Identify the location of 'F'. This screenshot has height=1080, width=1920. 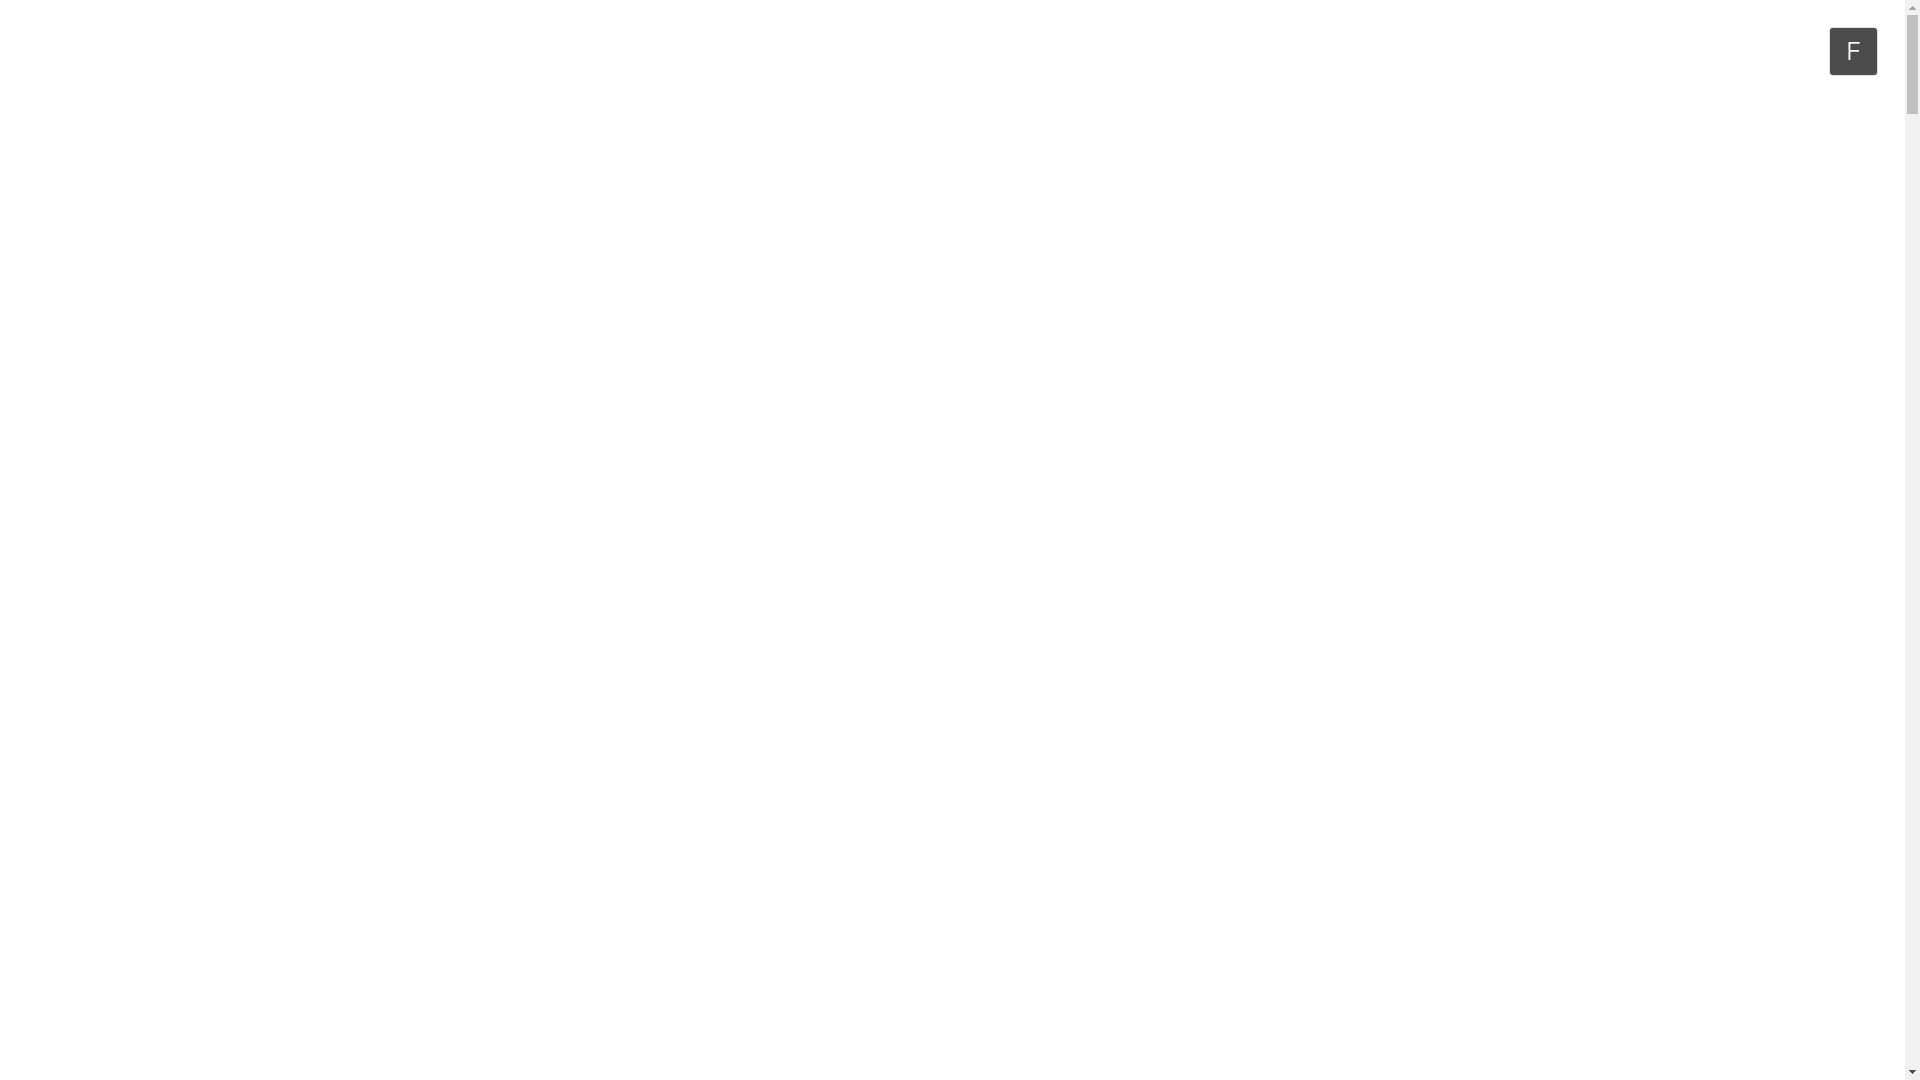
(1852, 50).